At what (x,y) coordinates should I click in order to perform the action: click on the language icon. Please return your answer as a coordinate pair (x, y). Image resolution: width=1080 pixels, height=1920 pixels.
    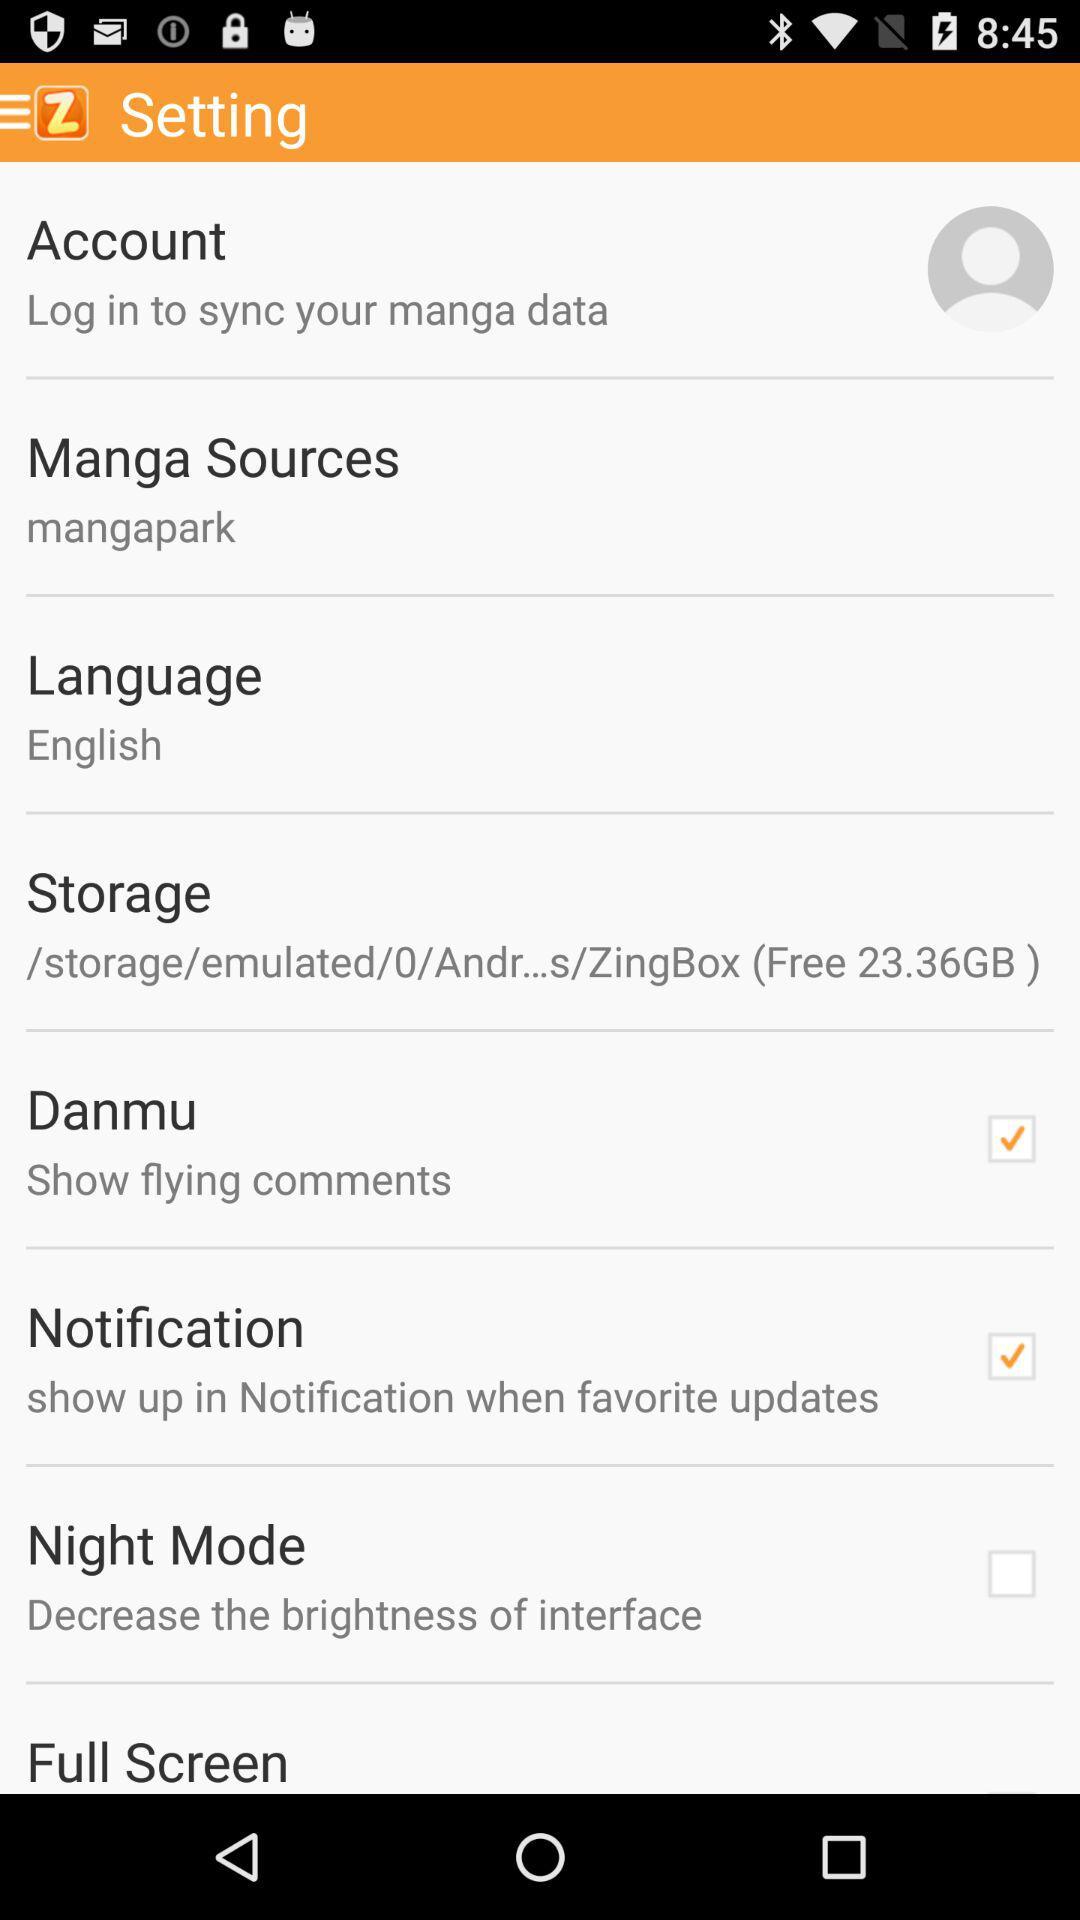
    Looking at the image, I should click on (540, 673).